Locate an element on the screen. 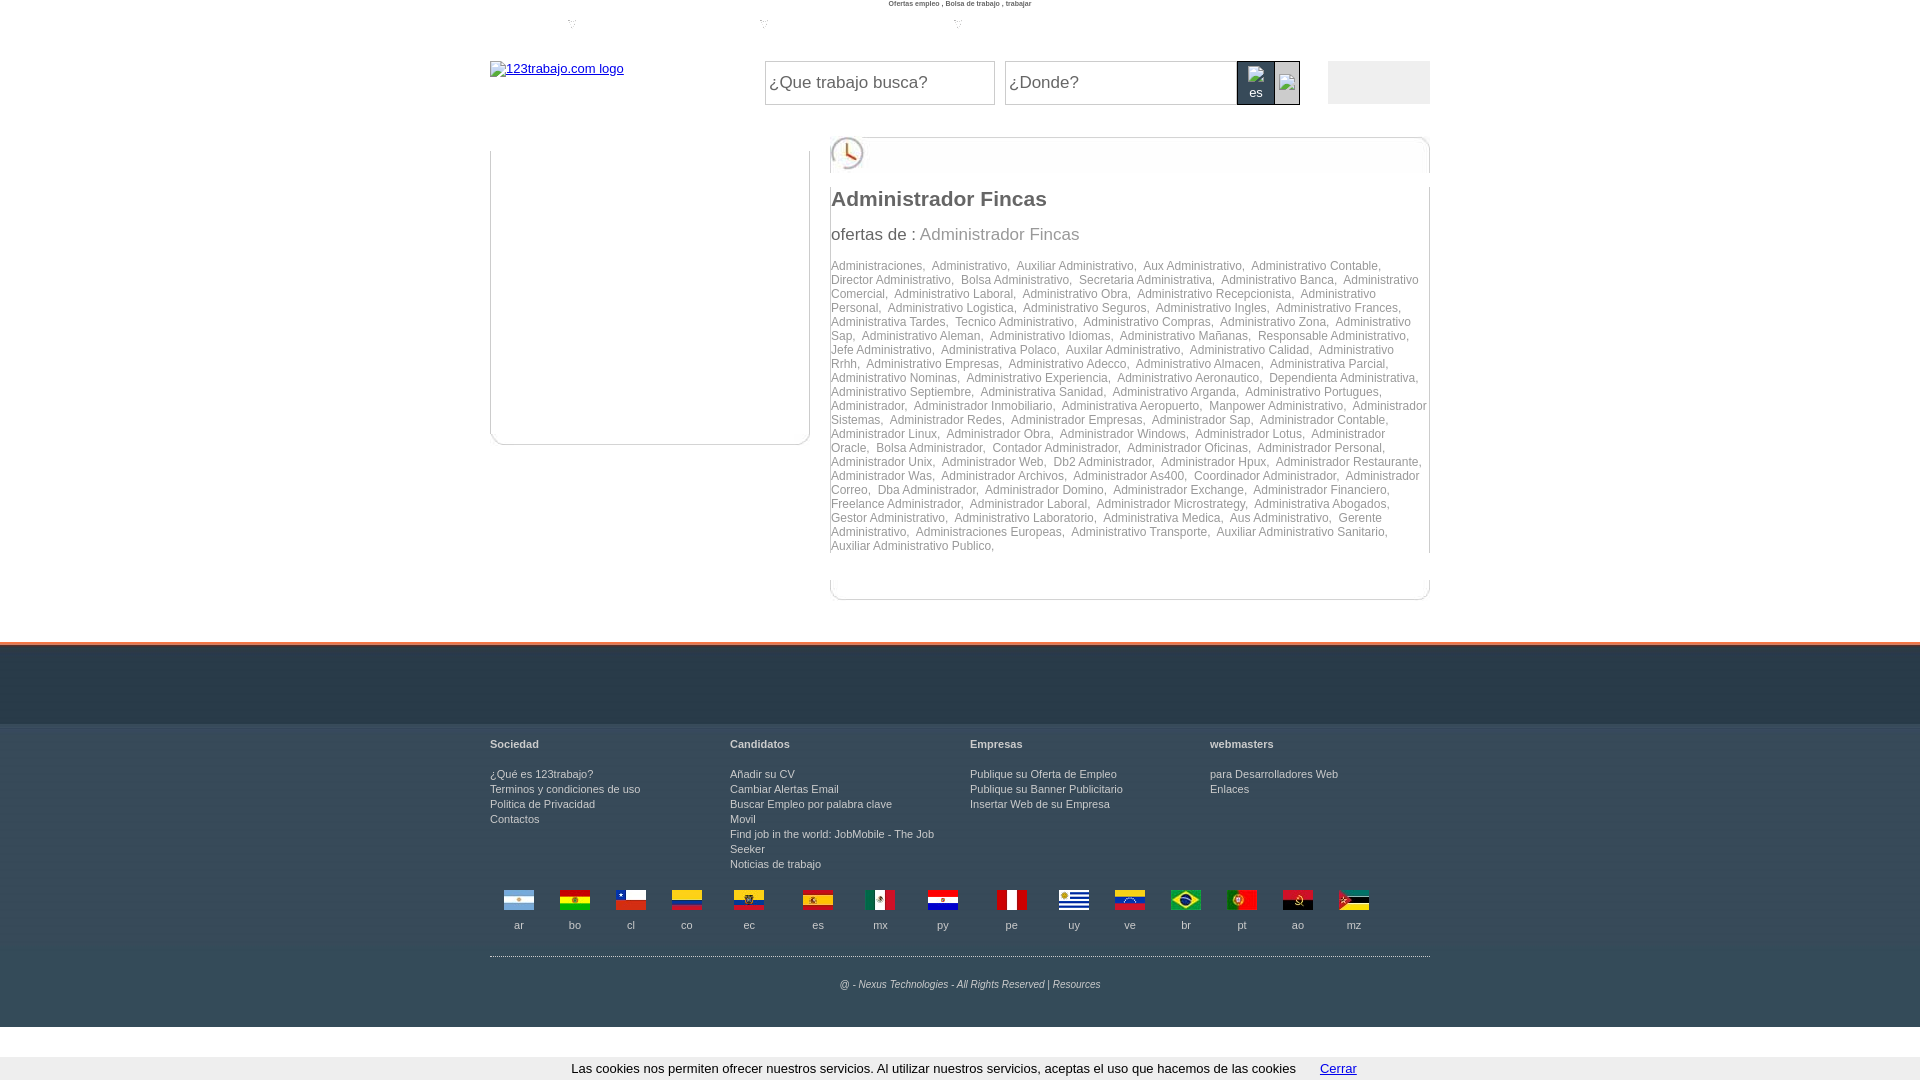 This screenshot has height=1080, width=1920. 'Administrador Lotus, ' is located at coordinates (1251, 433).